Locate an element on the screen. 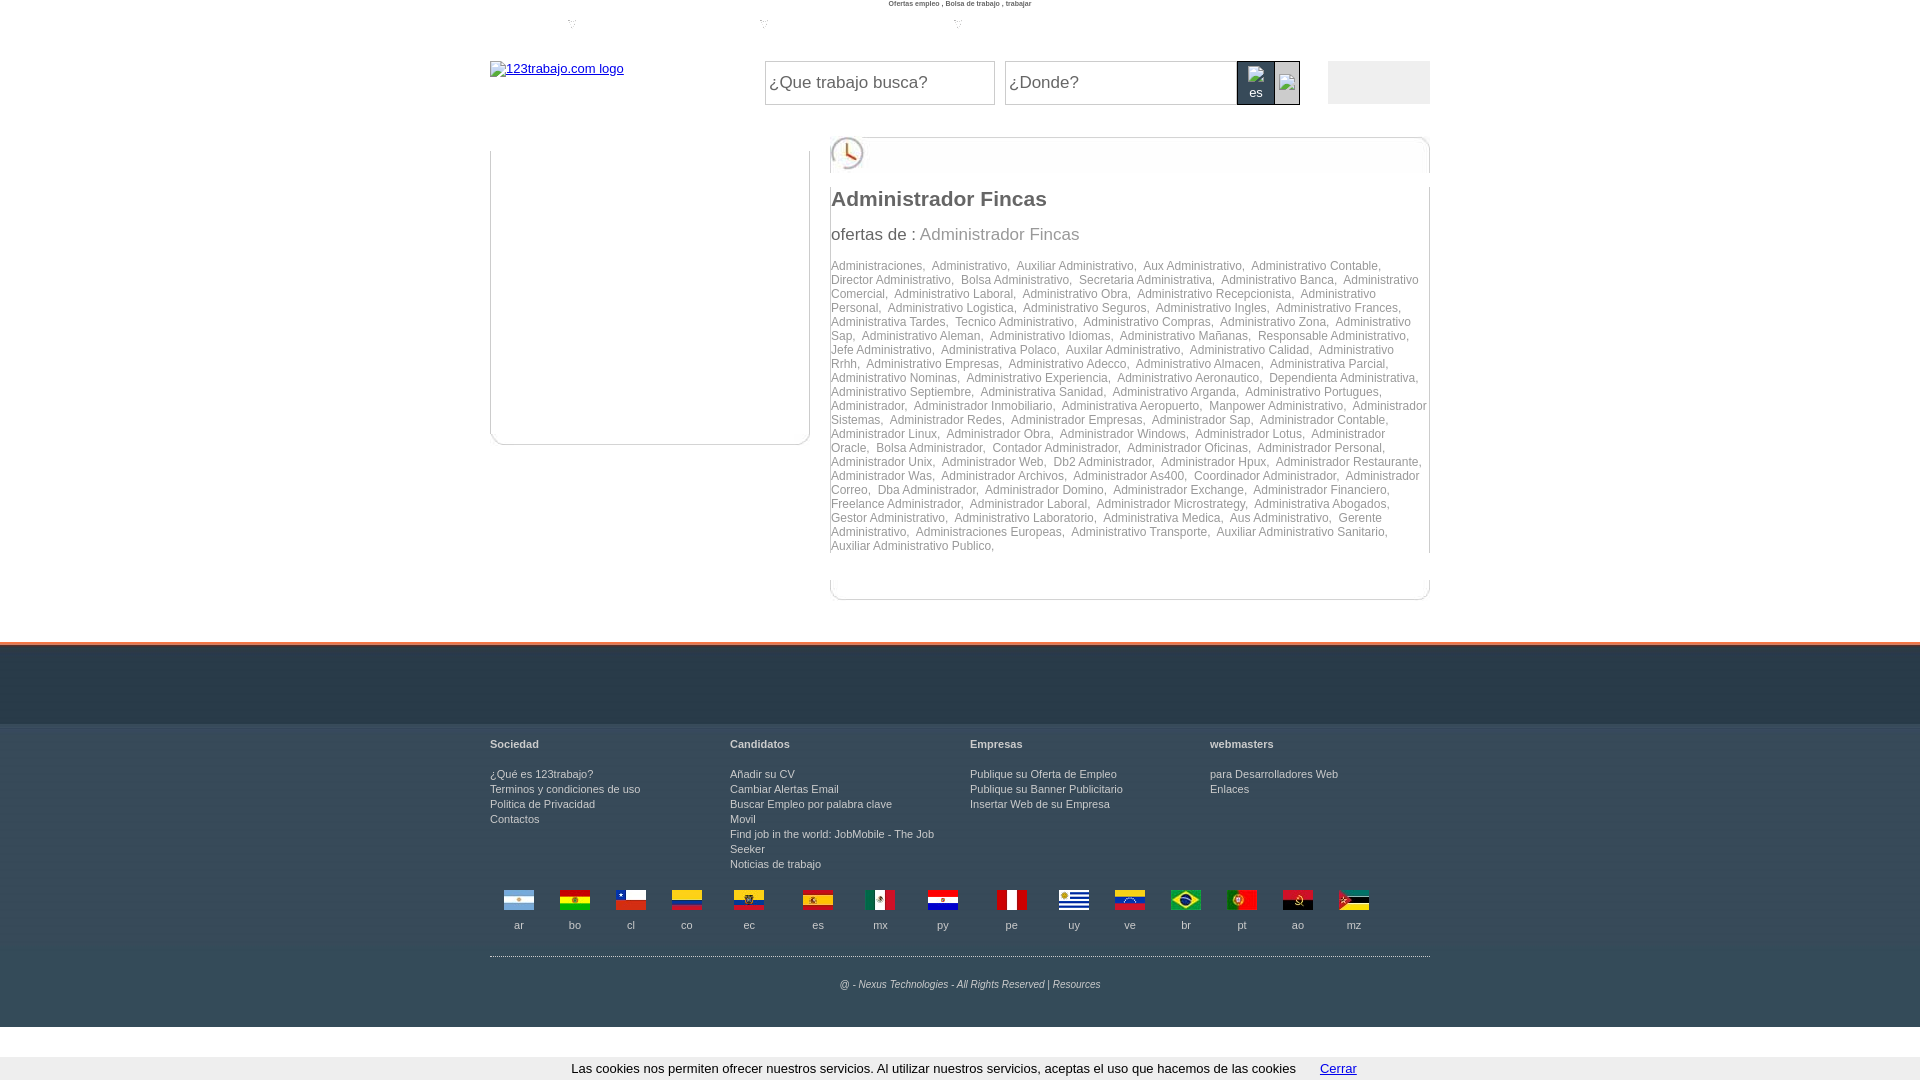 This screenshot has height=1080, width=1920. 'Administrador Lotus, ' is located at coordinates (1251, 433).